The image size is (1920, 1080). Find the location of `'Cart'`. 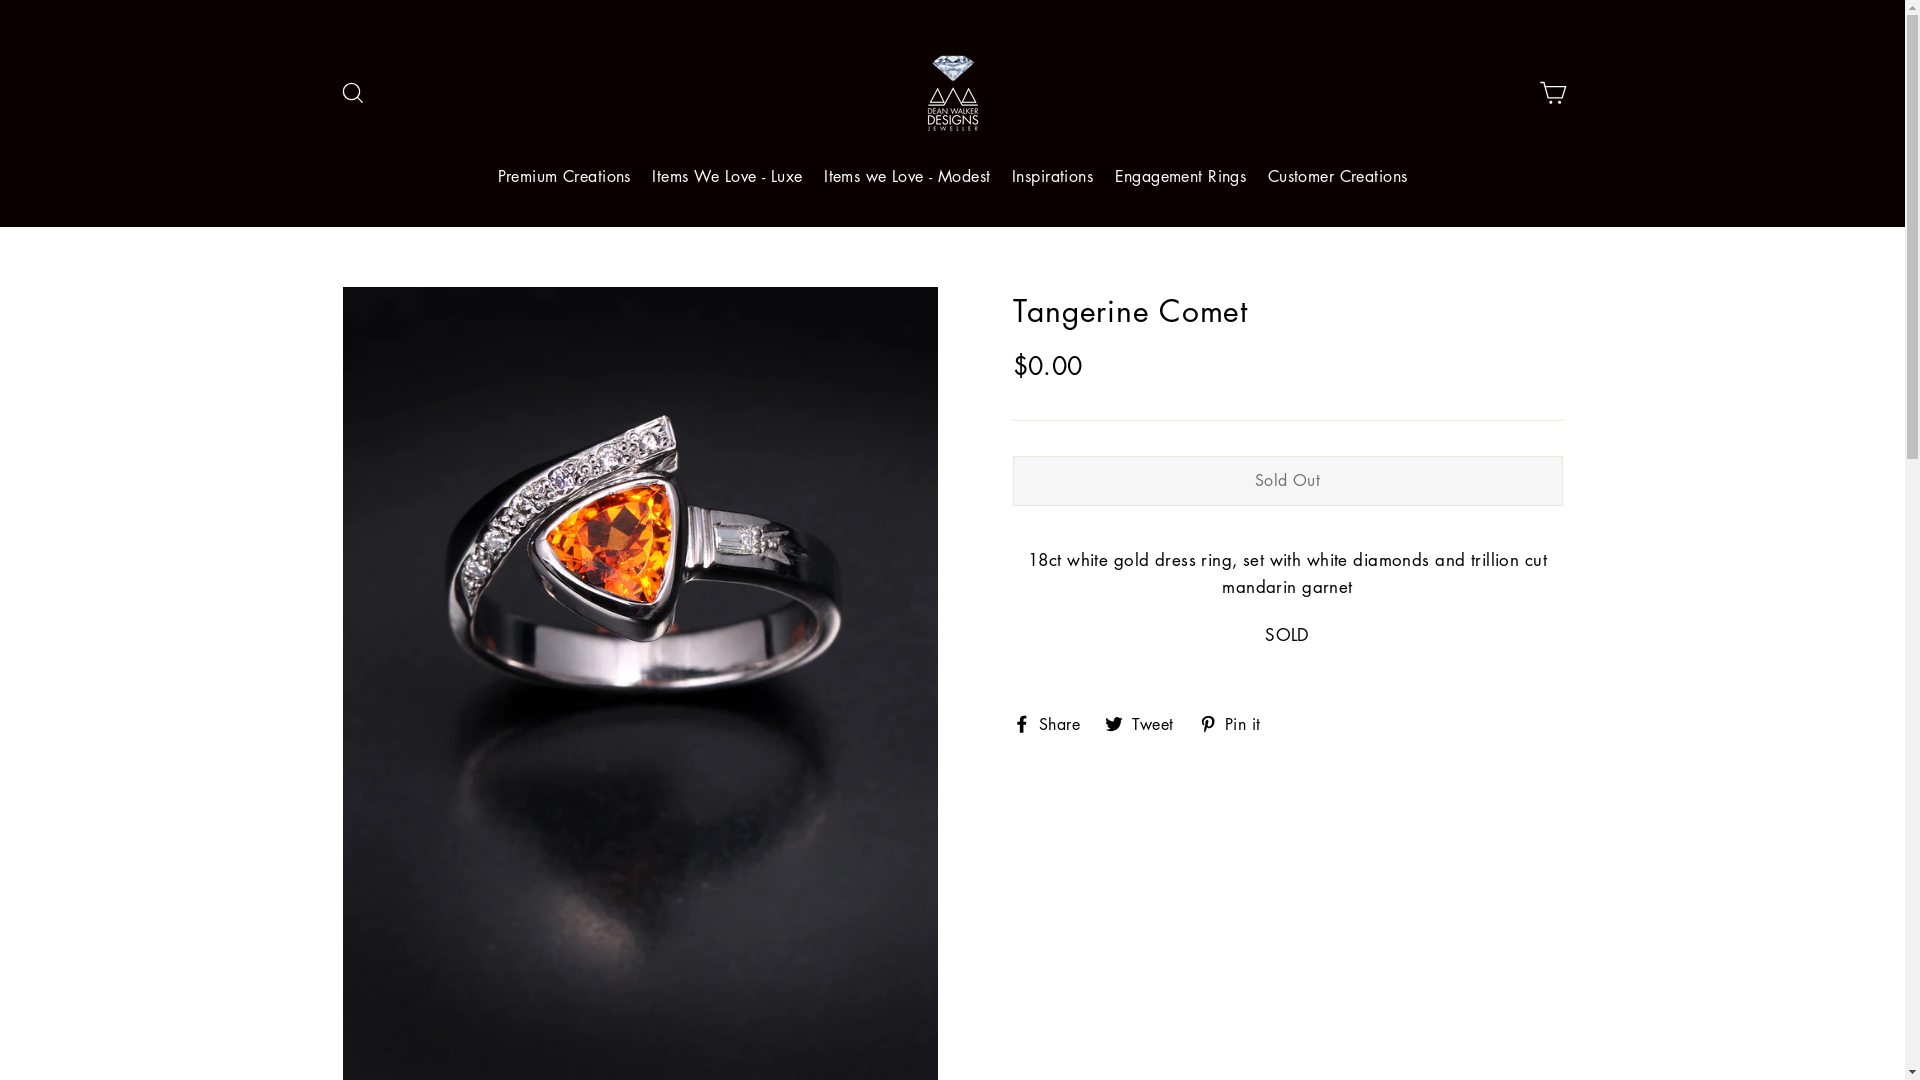

'Cart' is located at coordinates (1550, 93).